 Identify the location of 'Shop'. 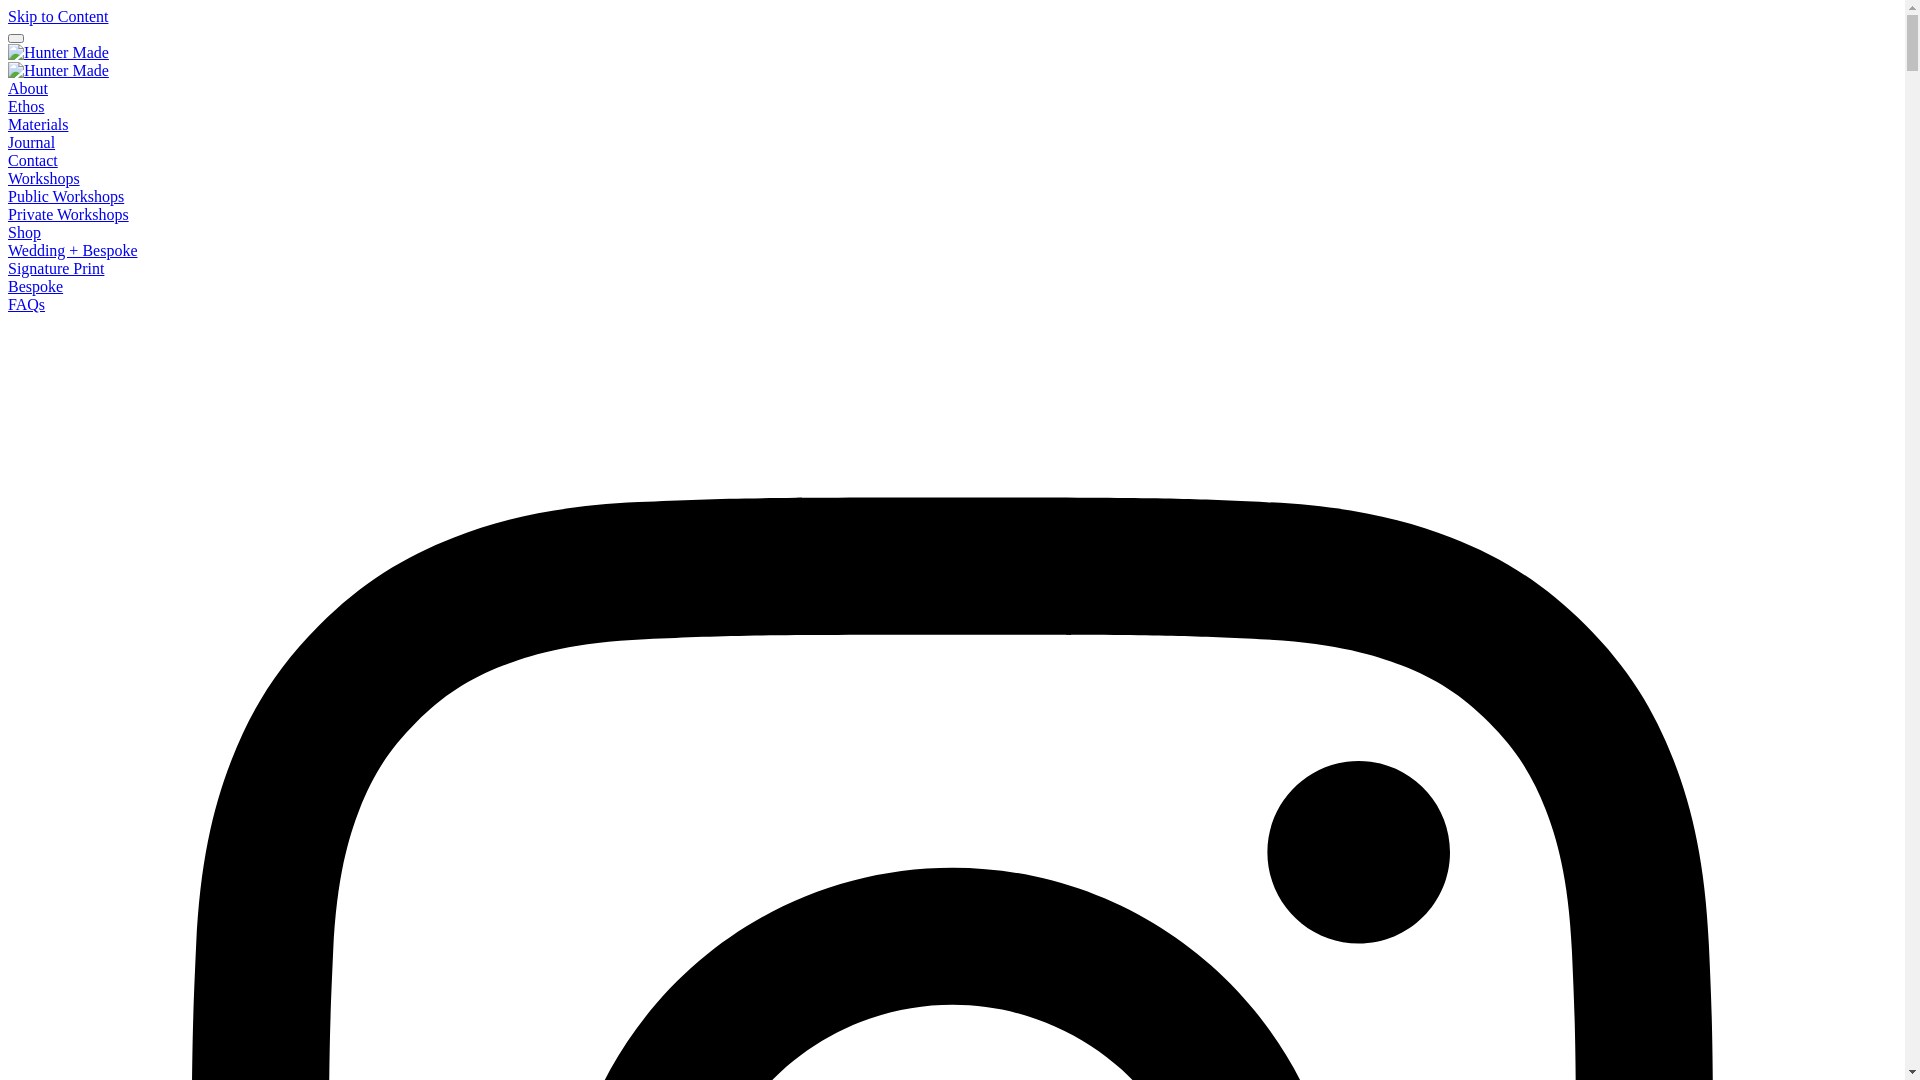
(8, 231).